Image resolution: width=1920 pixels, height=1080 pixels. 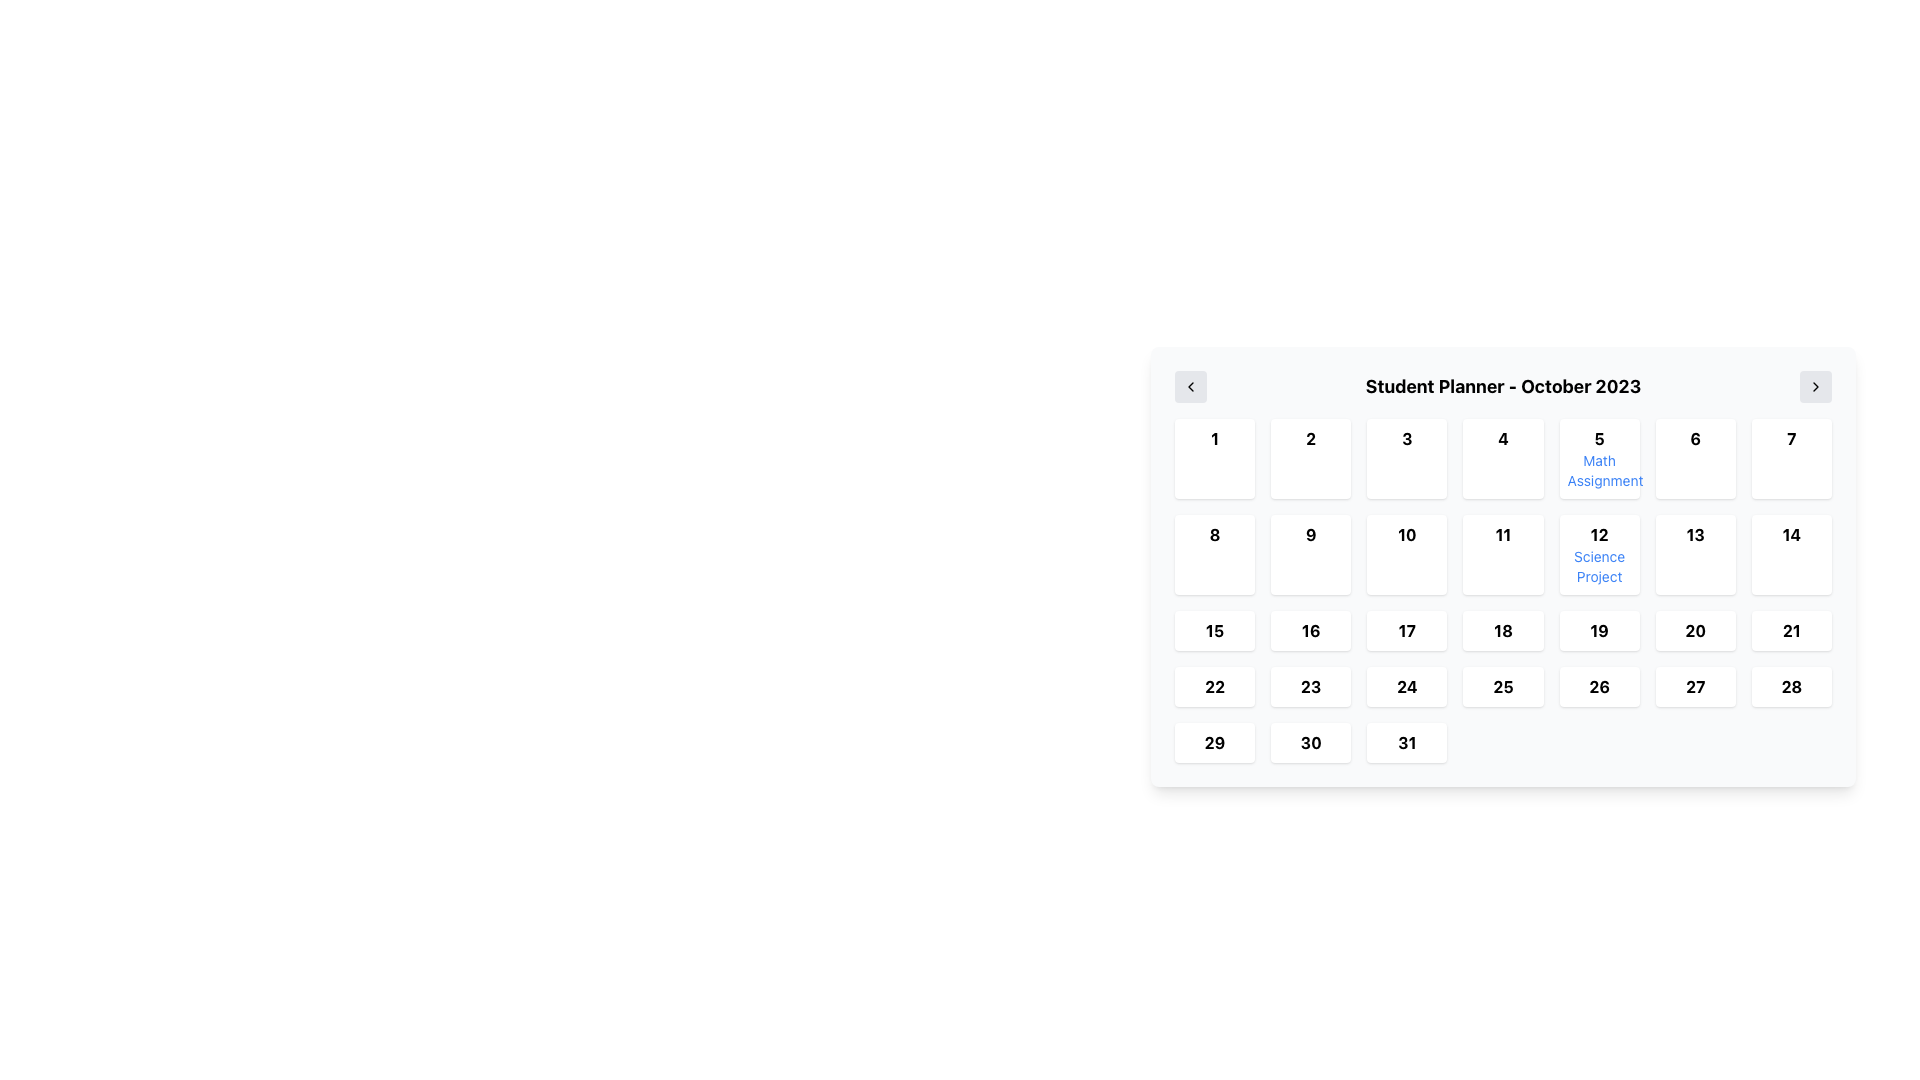 I want to click on the Calendar date box displaying the number '10', so click(x=1406, y=555).